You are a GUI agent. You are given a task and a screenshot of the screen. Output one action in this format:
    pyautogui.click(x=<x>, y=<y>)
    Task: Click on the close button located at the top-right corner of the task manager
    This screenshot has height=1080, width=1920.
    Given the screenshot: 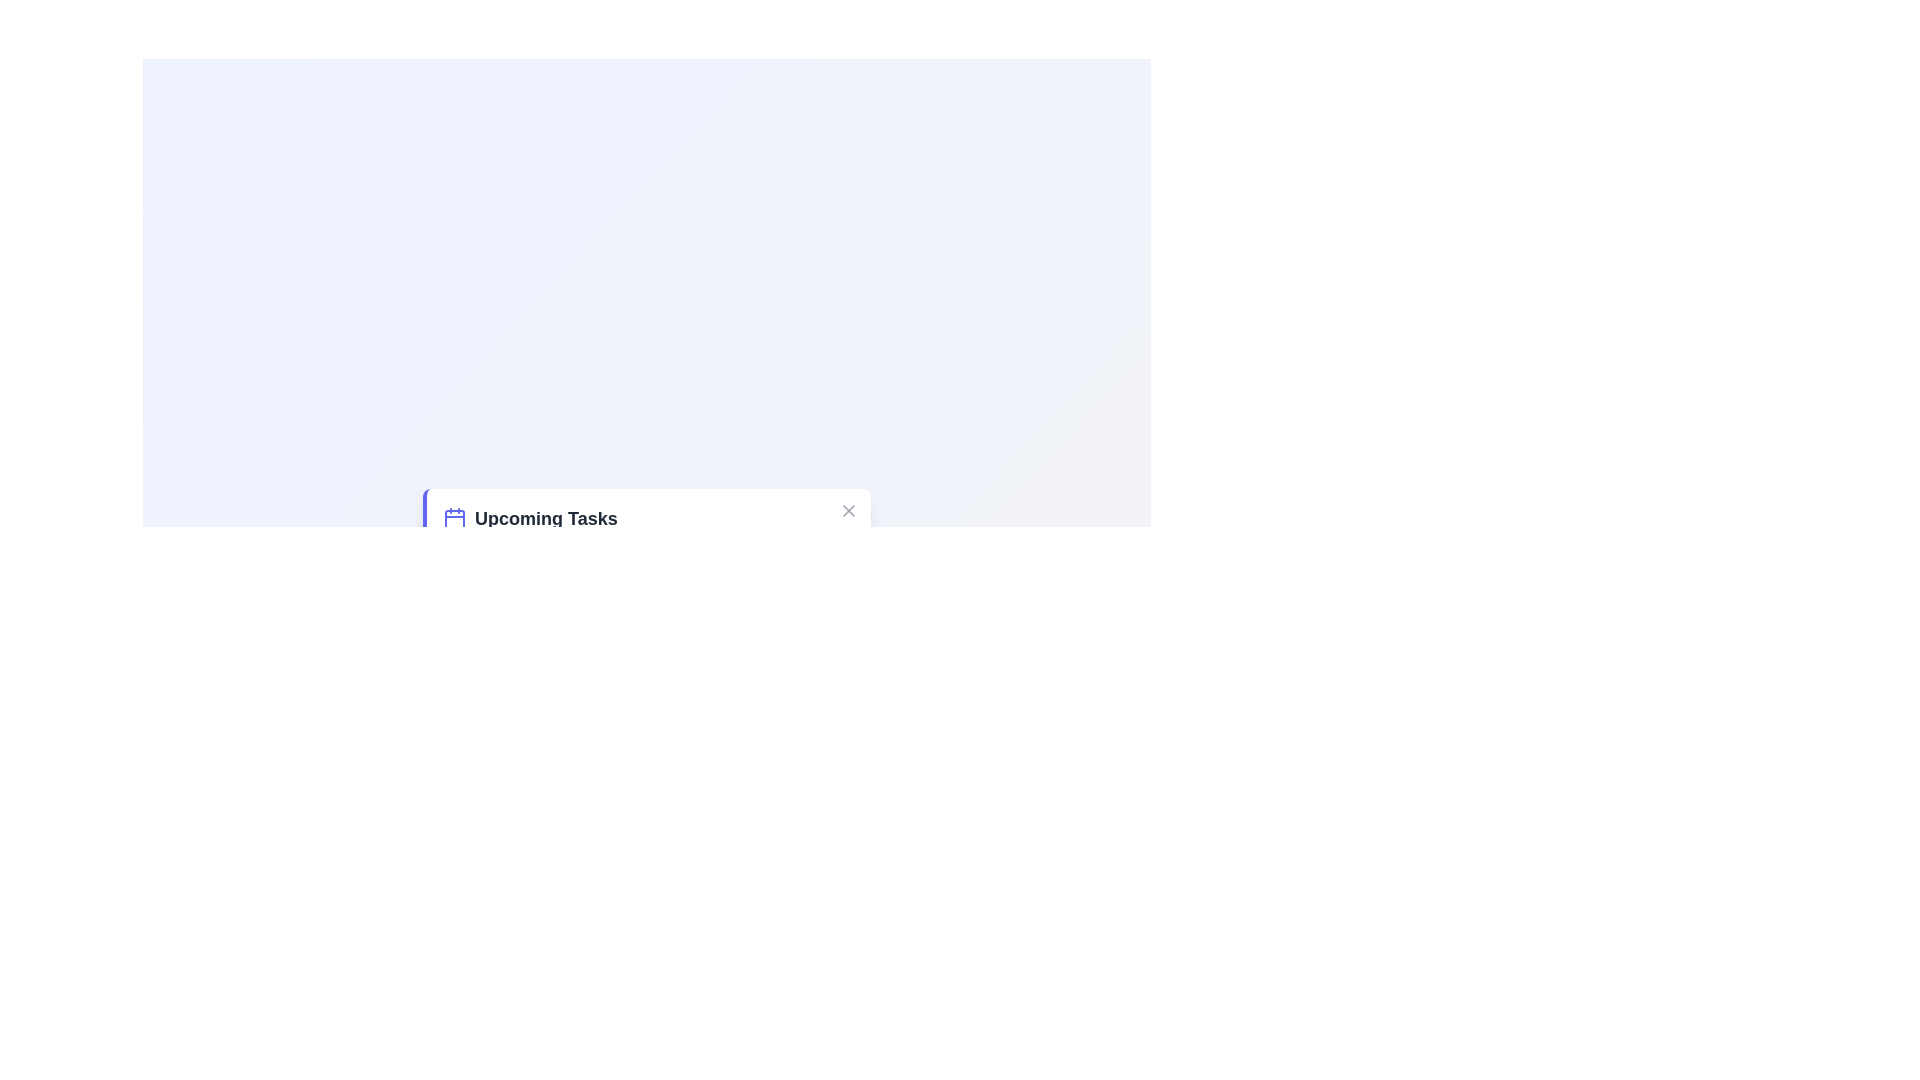 What is the action you would take?
    pyautogui.click(x=849, y=509)
    